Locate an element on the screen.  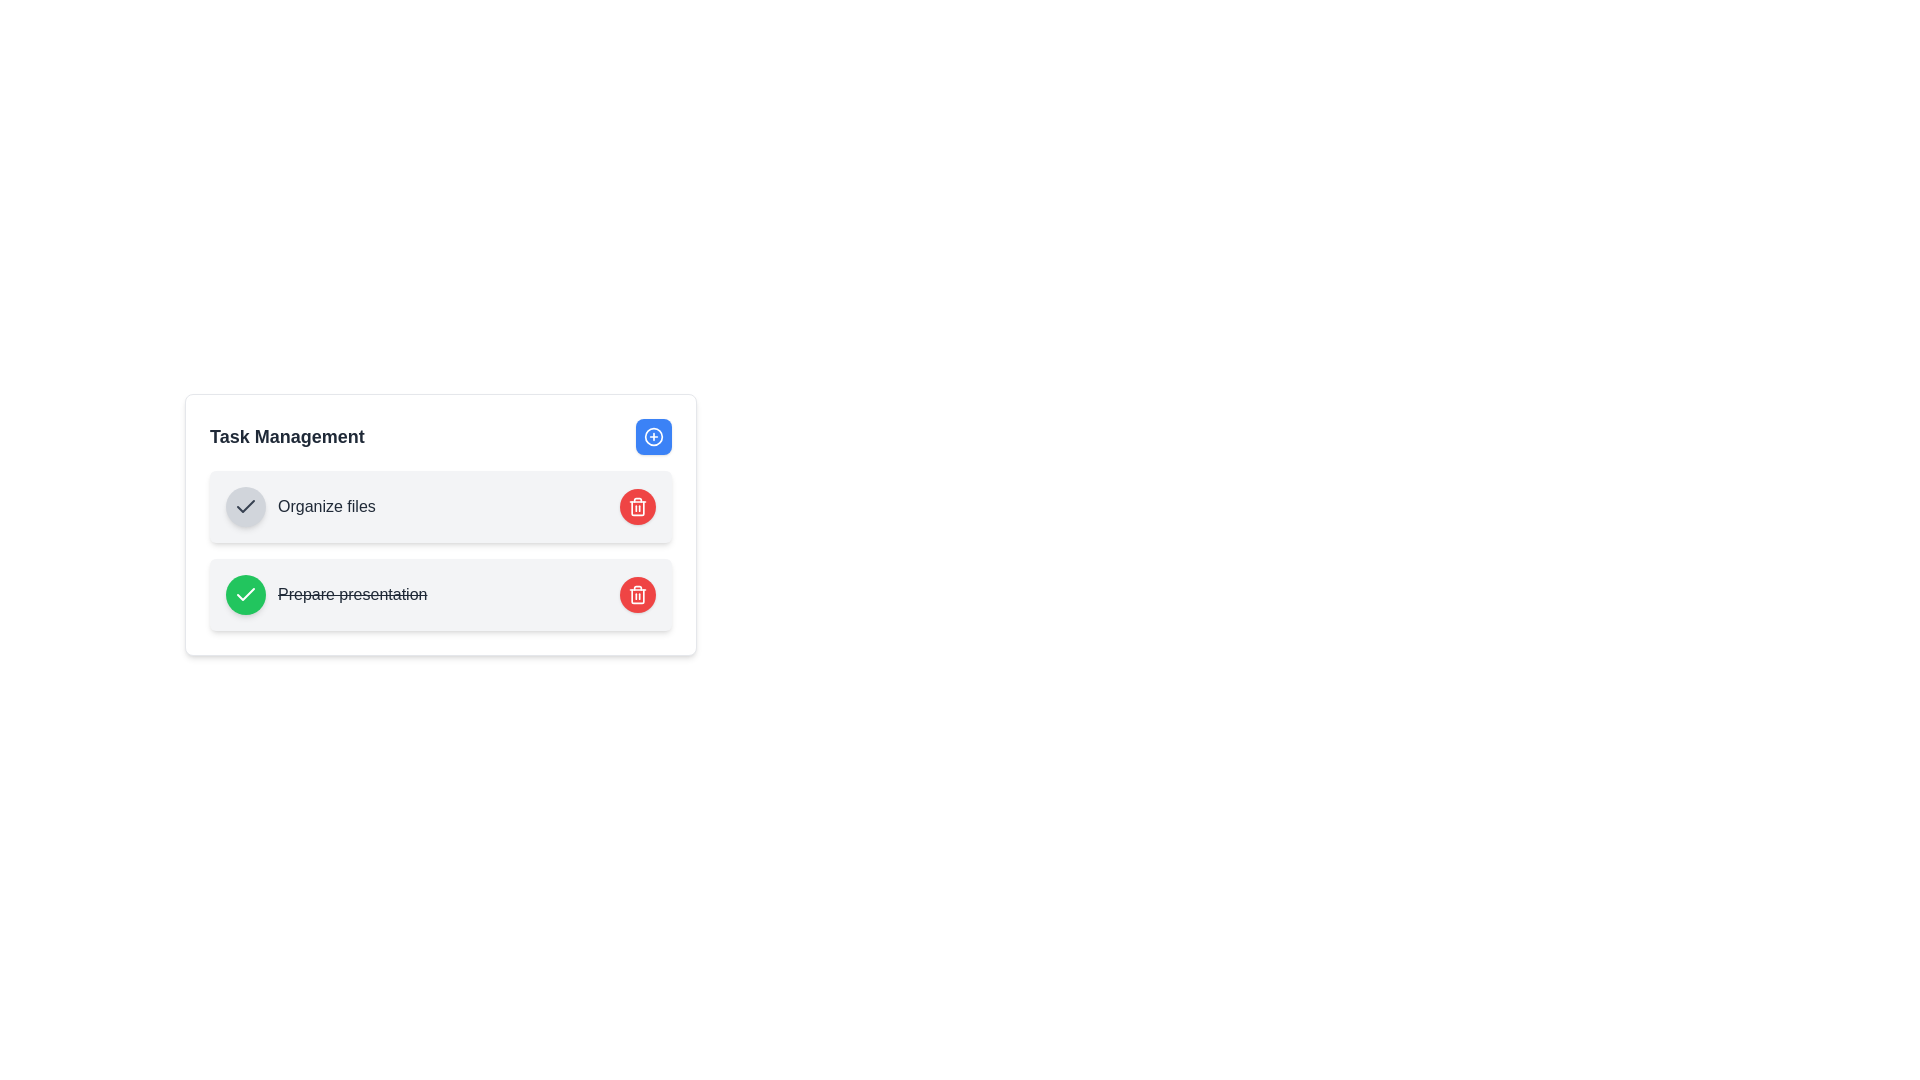
the state of the checkmark icon that indicates task completion, located centrally within the green circle to the left of the text 'Prepare presentation' in the task list is located at coordinates (244, 593).